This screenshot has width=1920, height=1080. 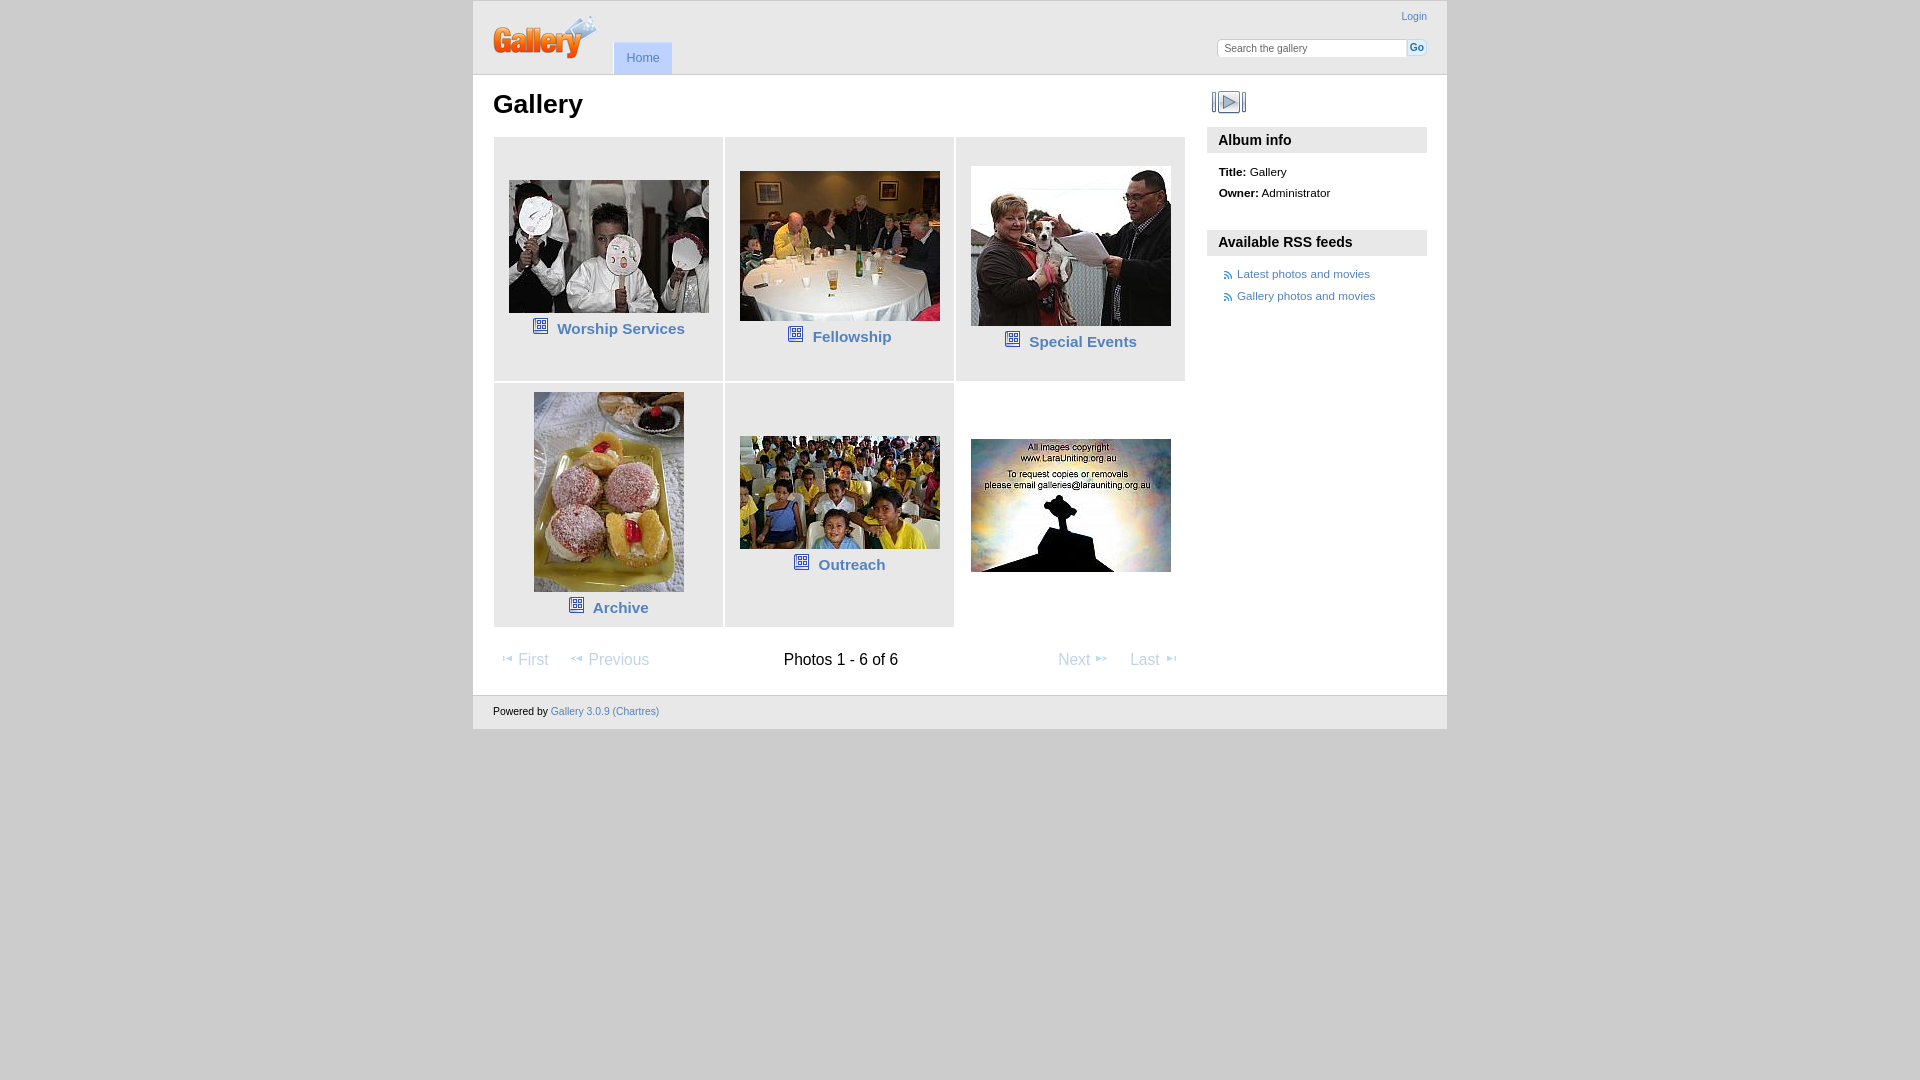 What do you see at coordinates (1305, 295) in the screenshot?
I see `'Gallery photos and movies'` at bounding box center [1305, 295].